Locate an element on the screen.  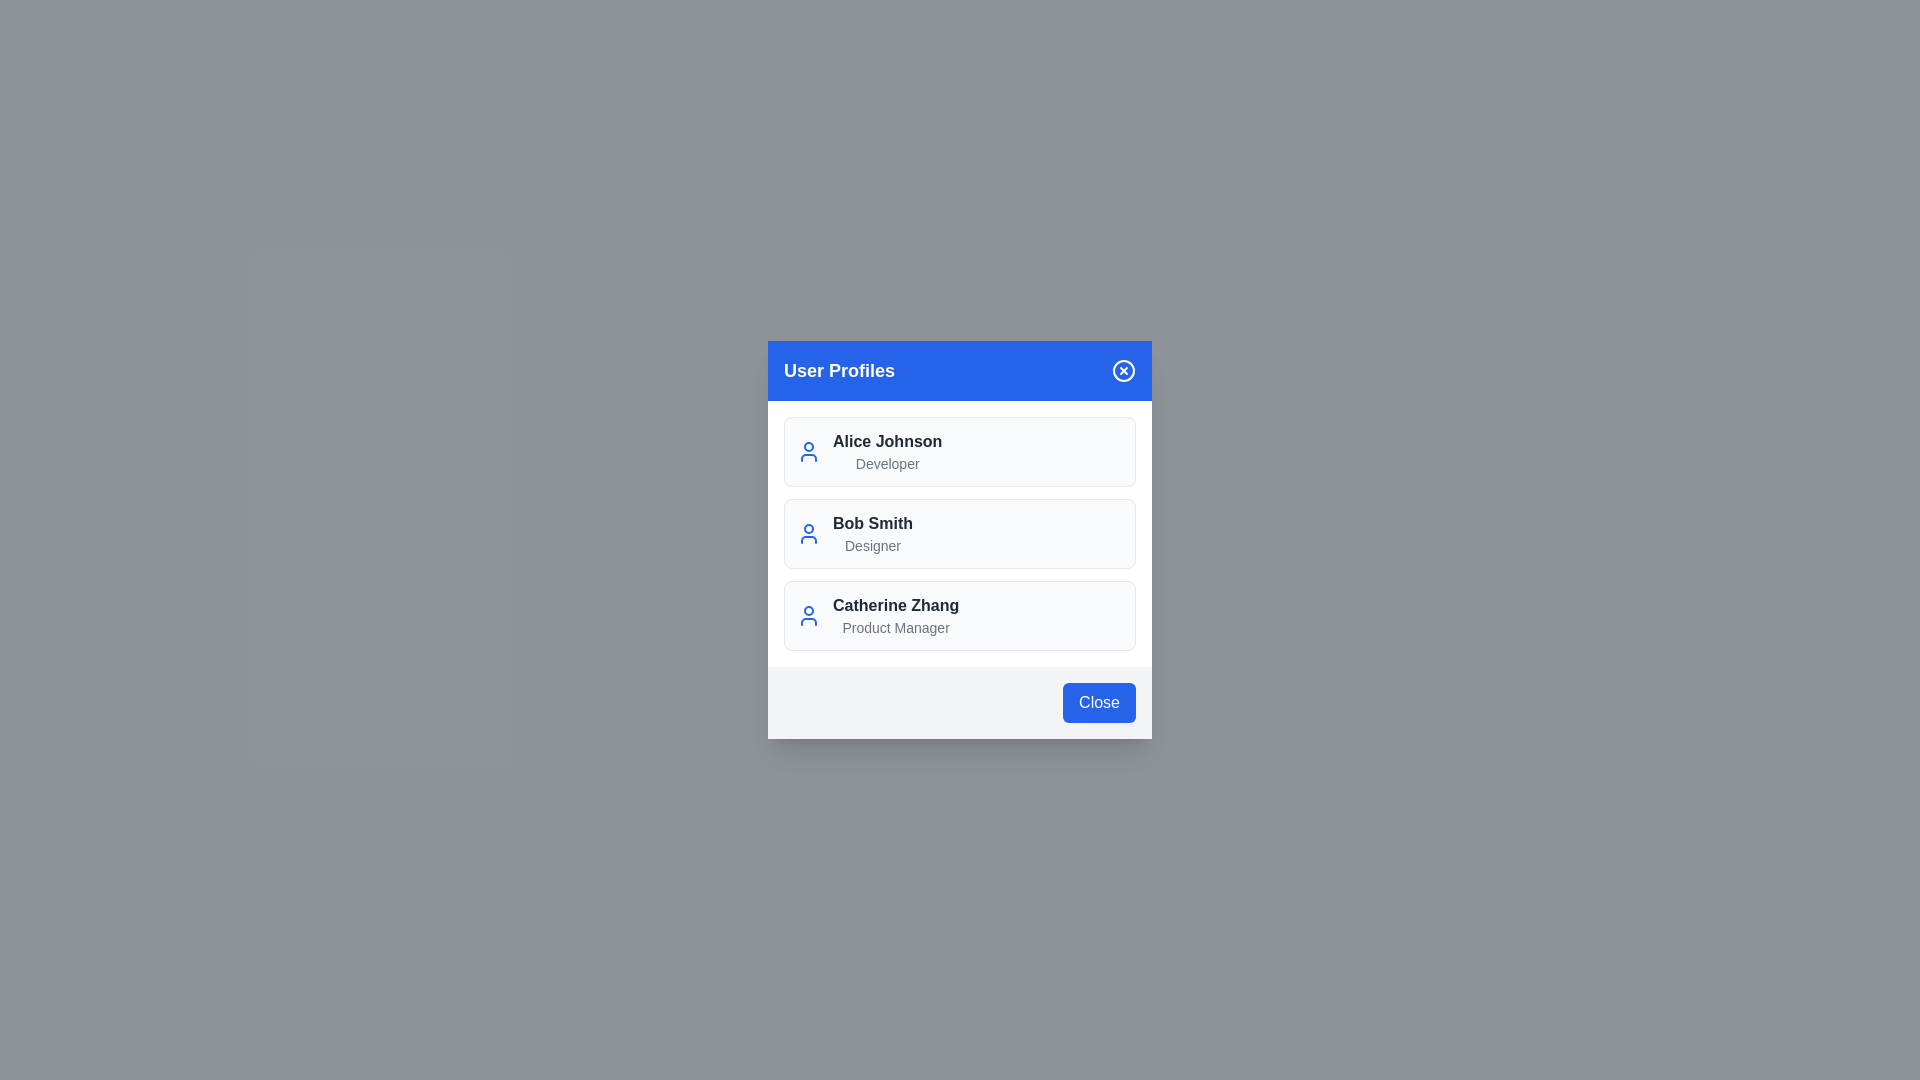
the user profile of Alice Johnson is located at coordinates (960, 451).